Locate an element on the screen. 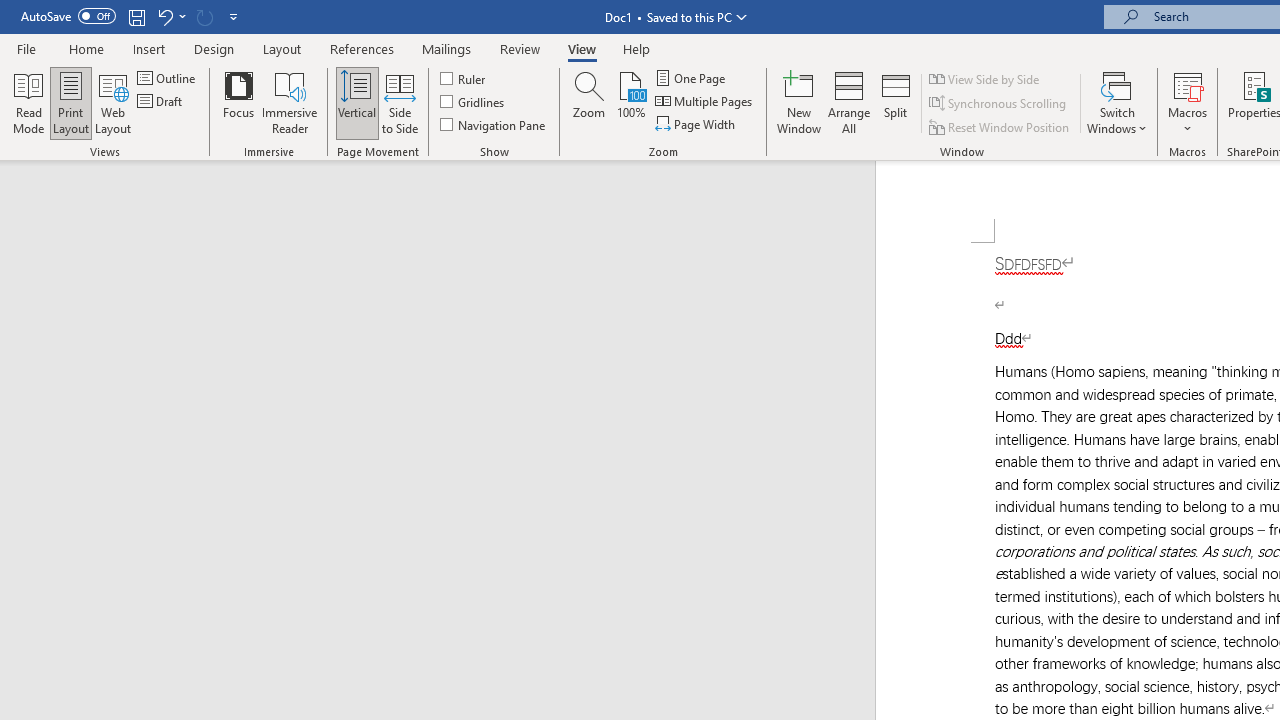  'Ruler' is located at coordinates (463, 77).